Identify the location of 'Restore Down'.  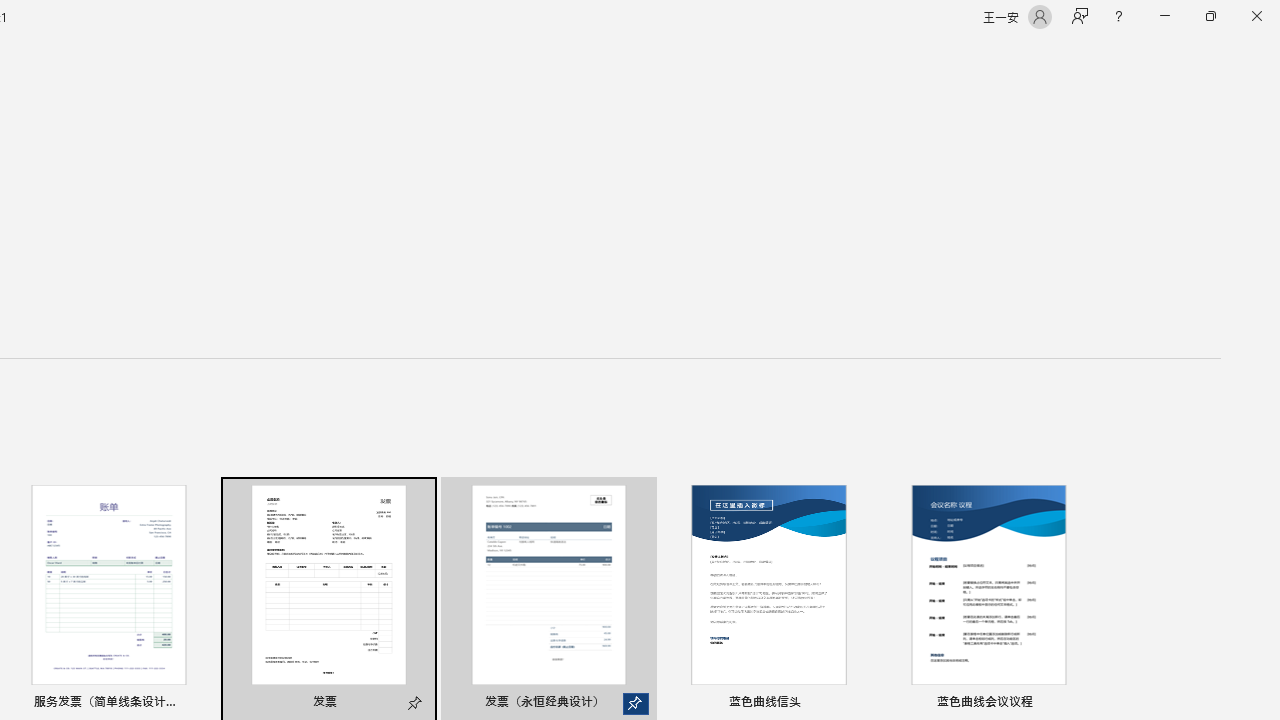
(1209, 16).